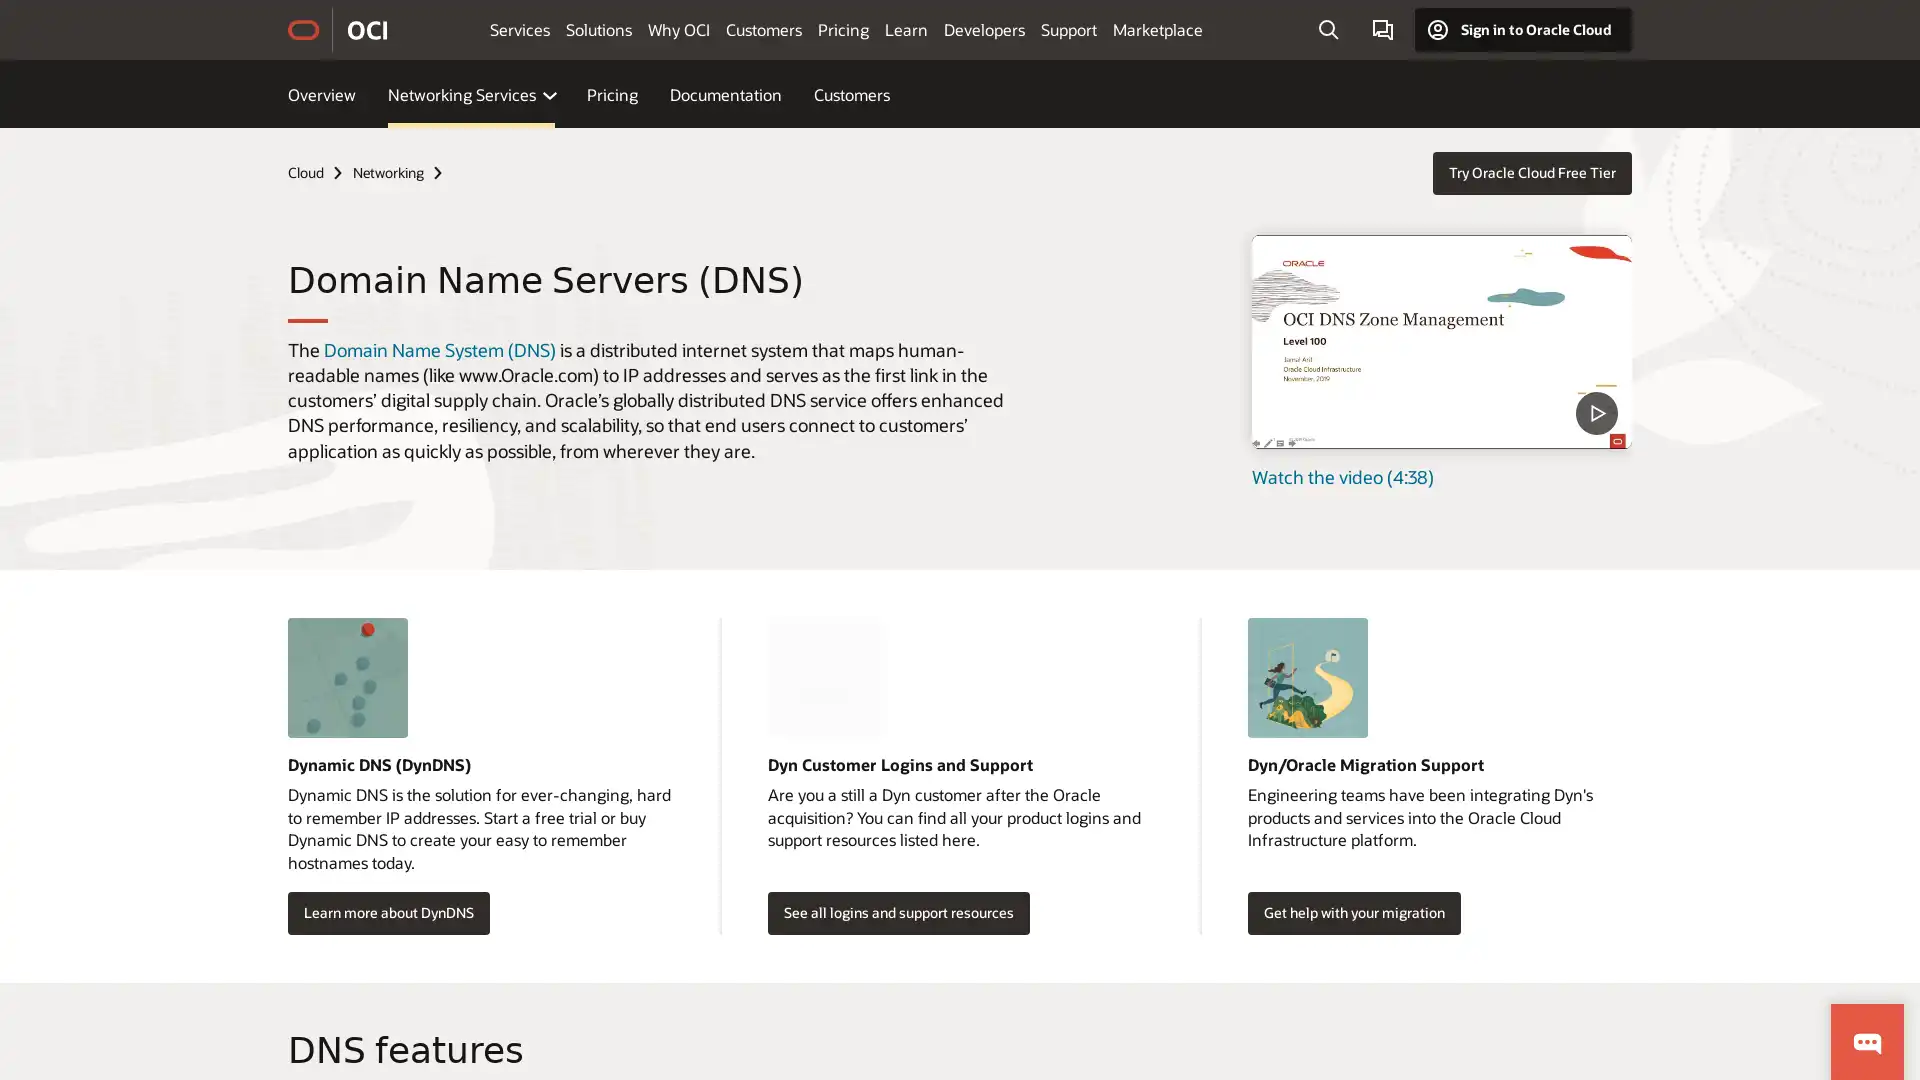 The height and width of the screenshot is (1080, 1920). What do you see at coordinates (984, 29) in the screenshot?
I see `Developers` at bounding box center [984, 29].